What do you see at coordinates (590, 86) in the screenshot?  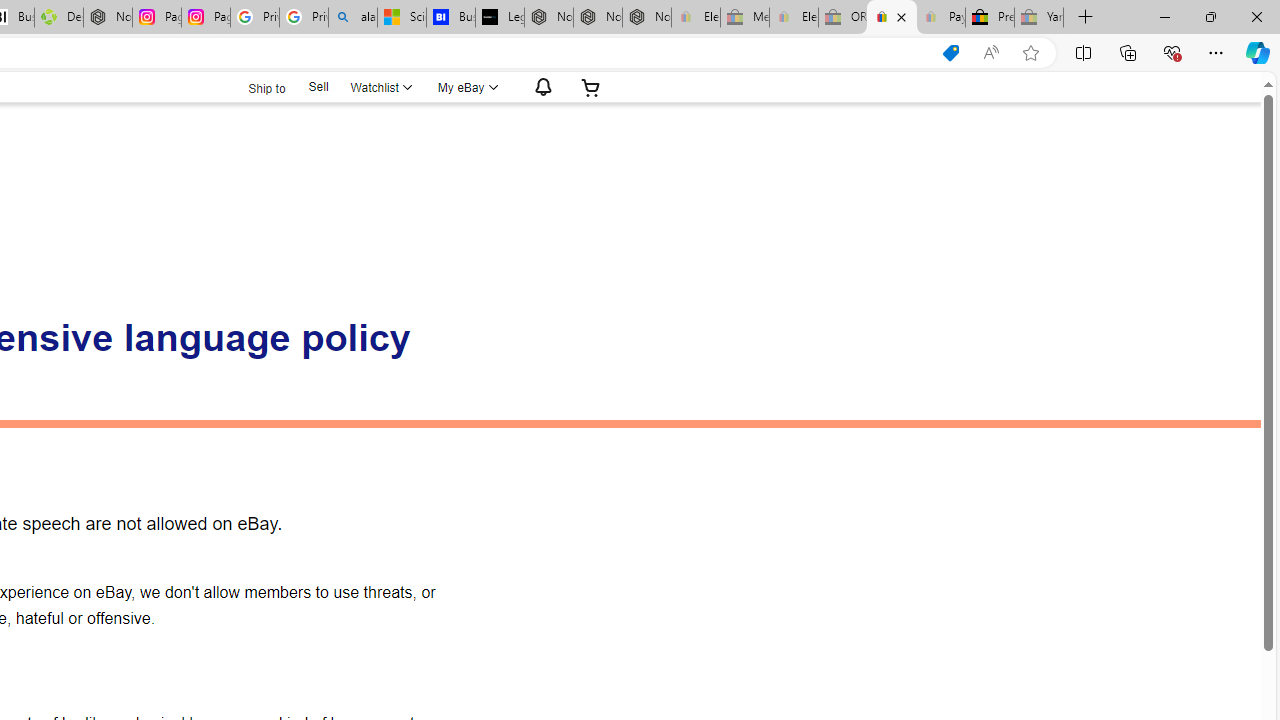 I see `'Expand Cart'` at bounding box center [590, 86].